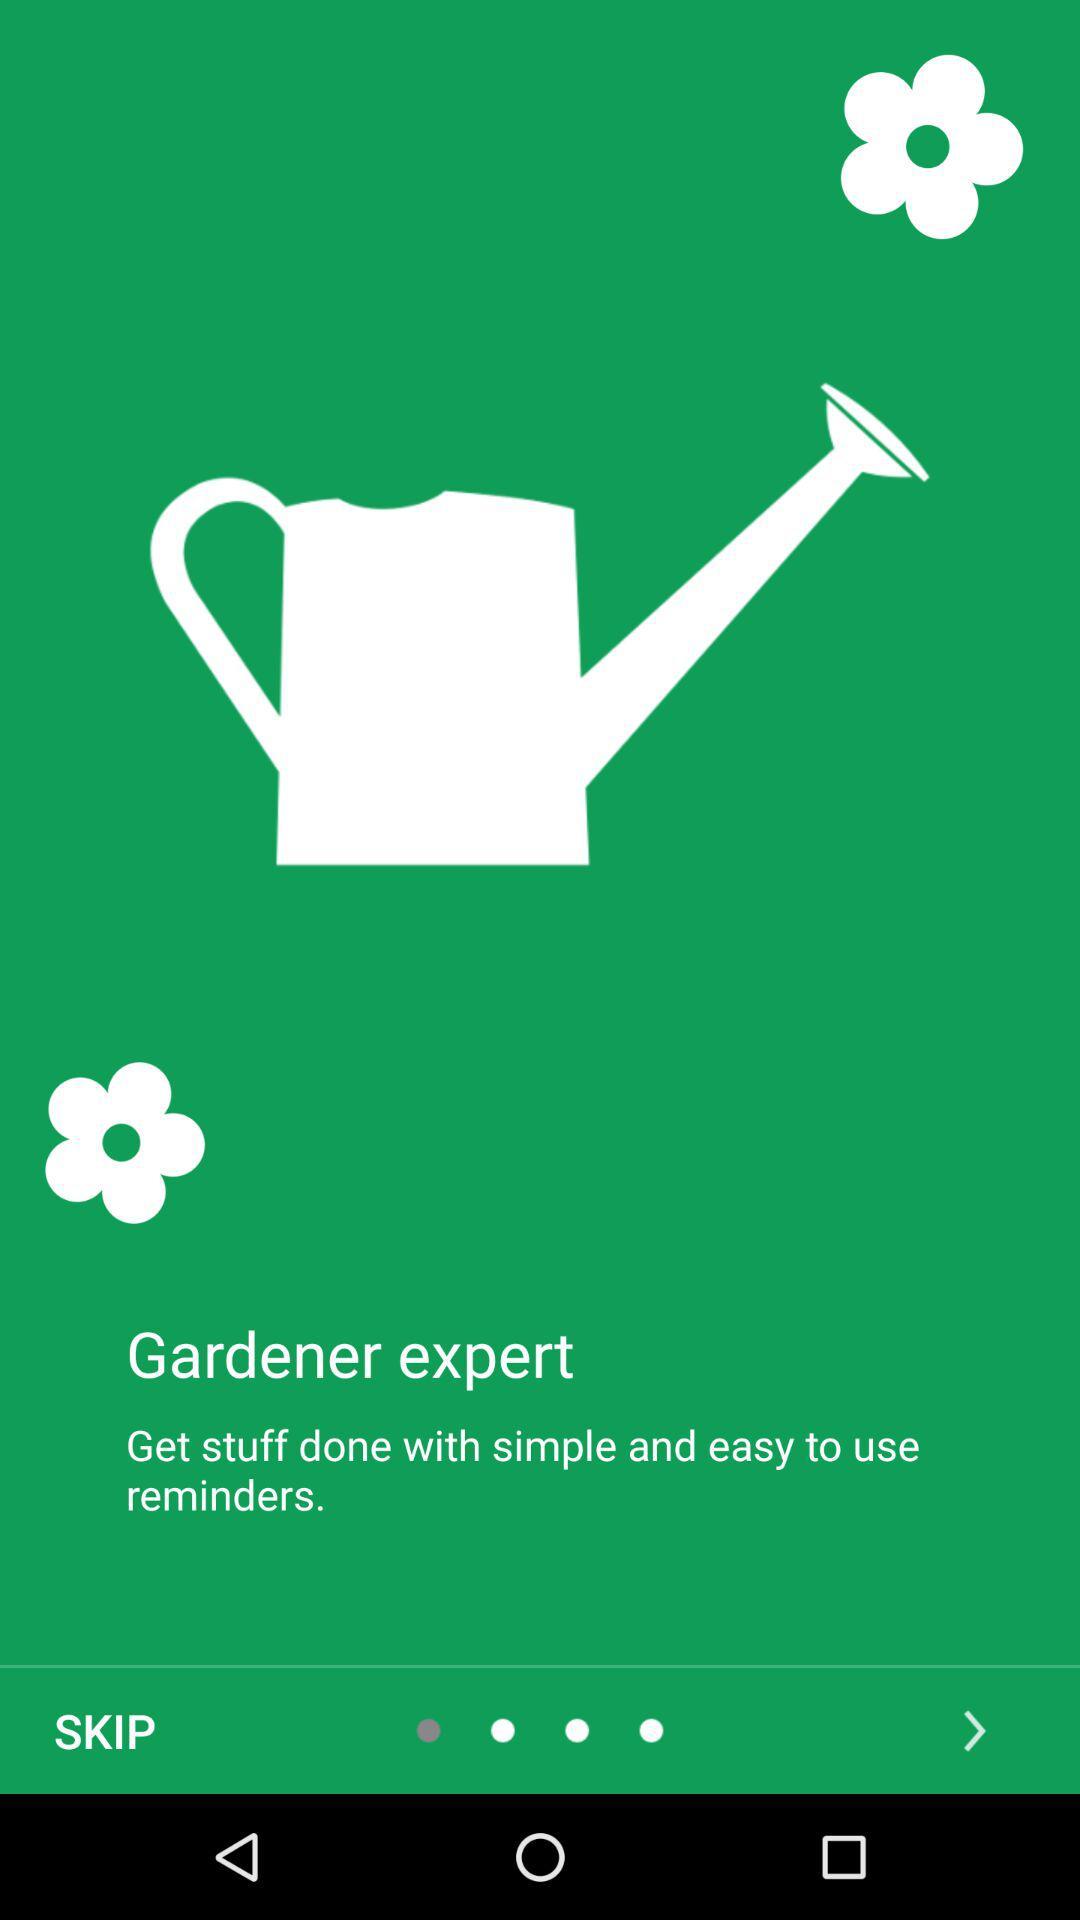 The width and height of the screenshot is (1080, 1920). I want to click on the skip item, so click(104, 1730).